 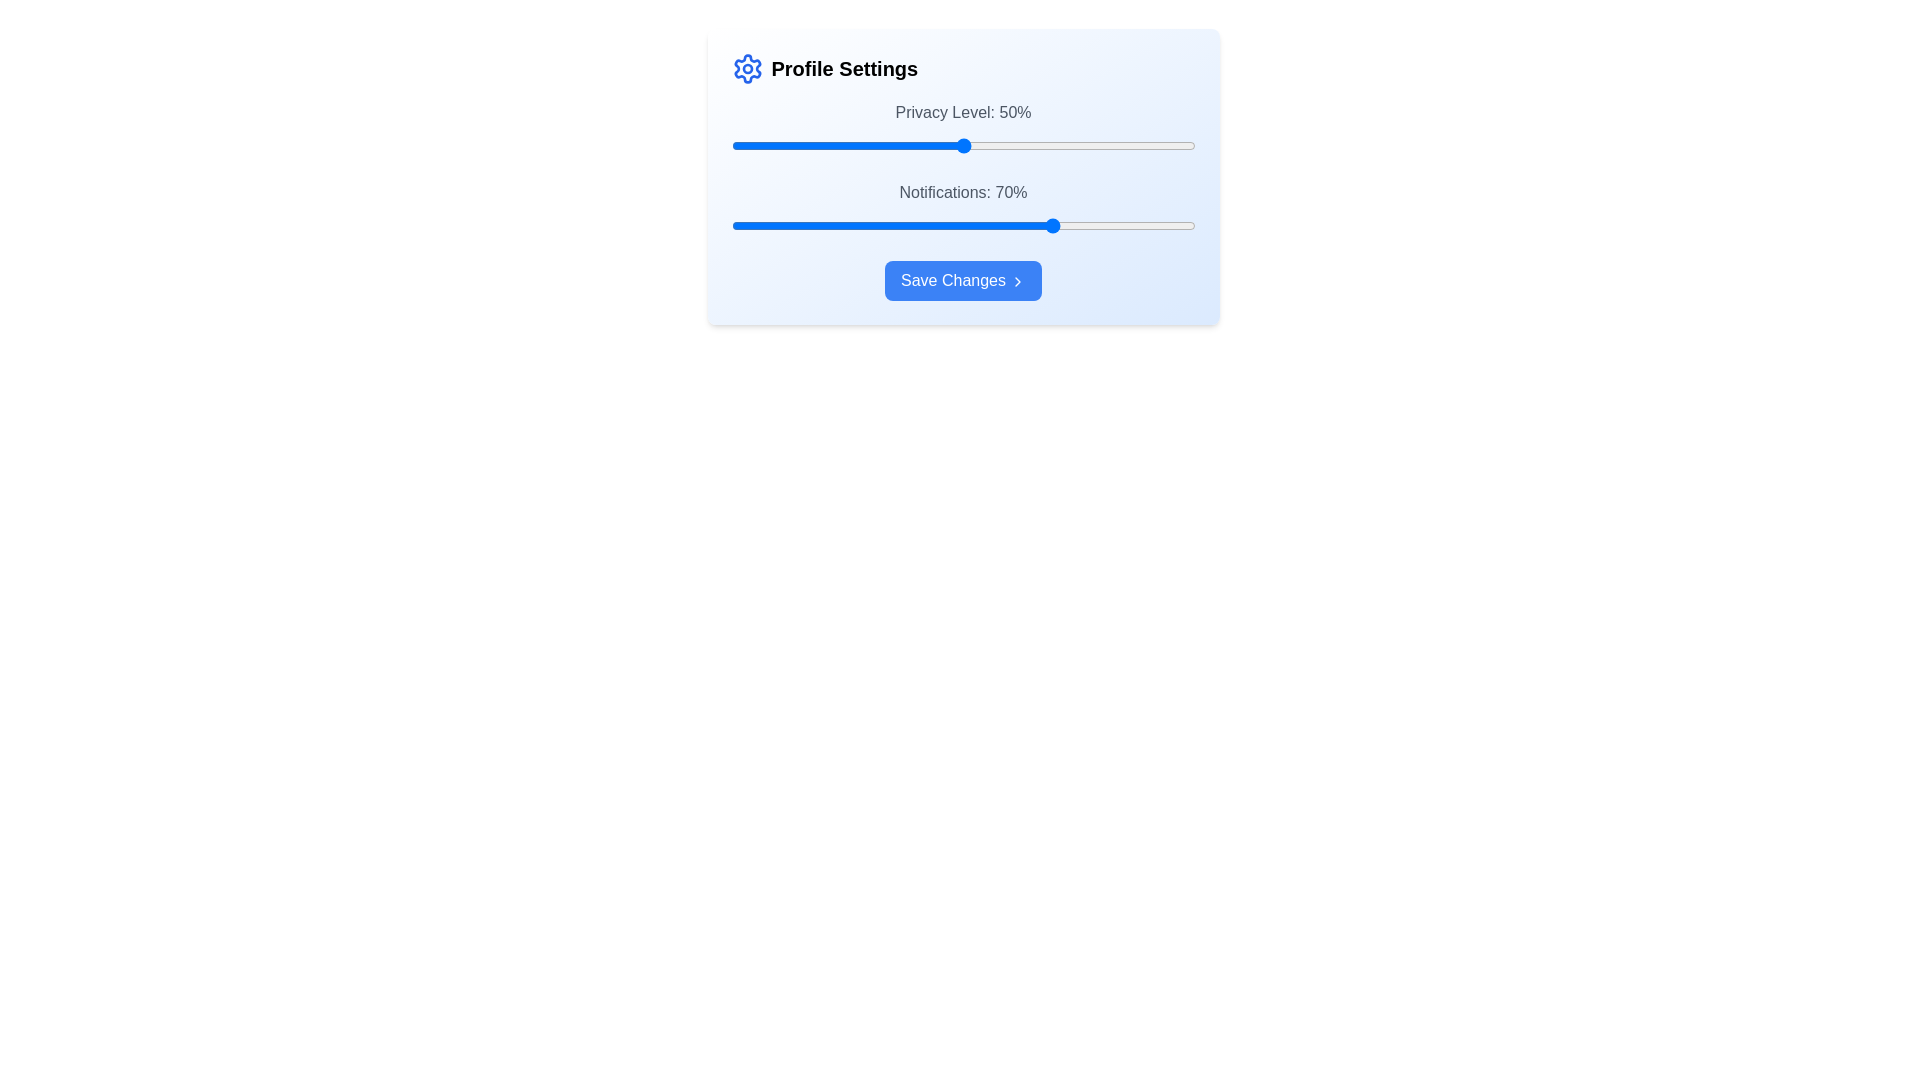 I want to click on the 'Privacy Level' slider to 6%, so click(x=758, y=145).